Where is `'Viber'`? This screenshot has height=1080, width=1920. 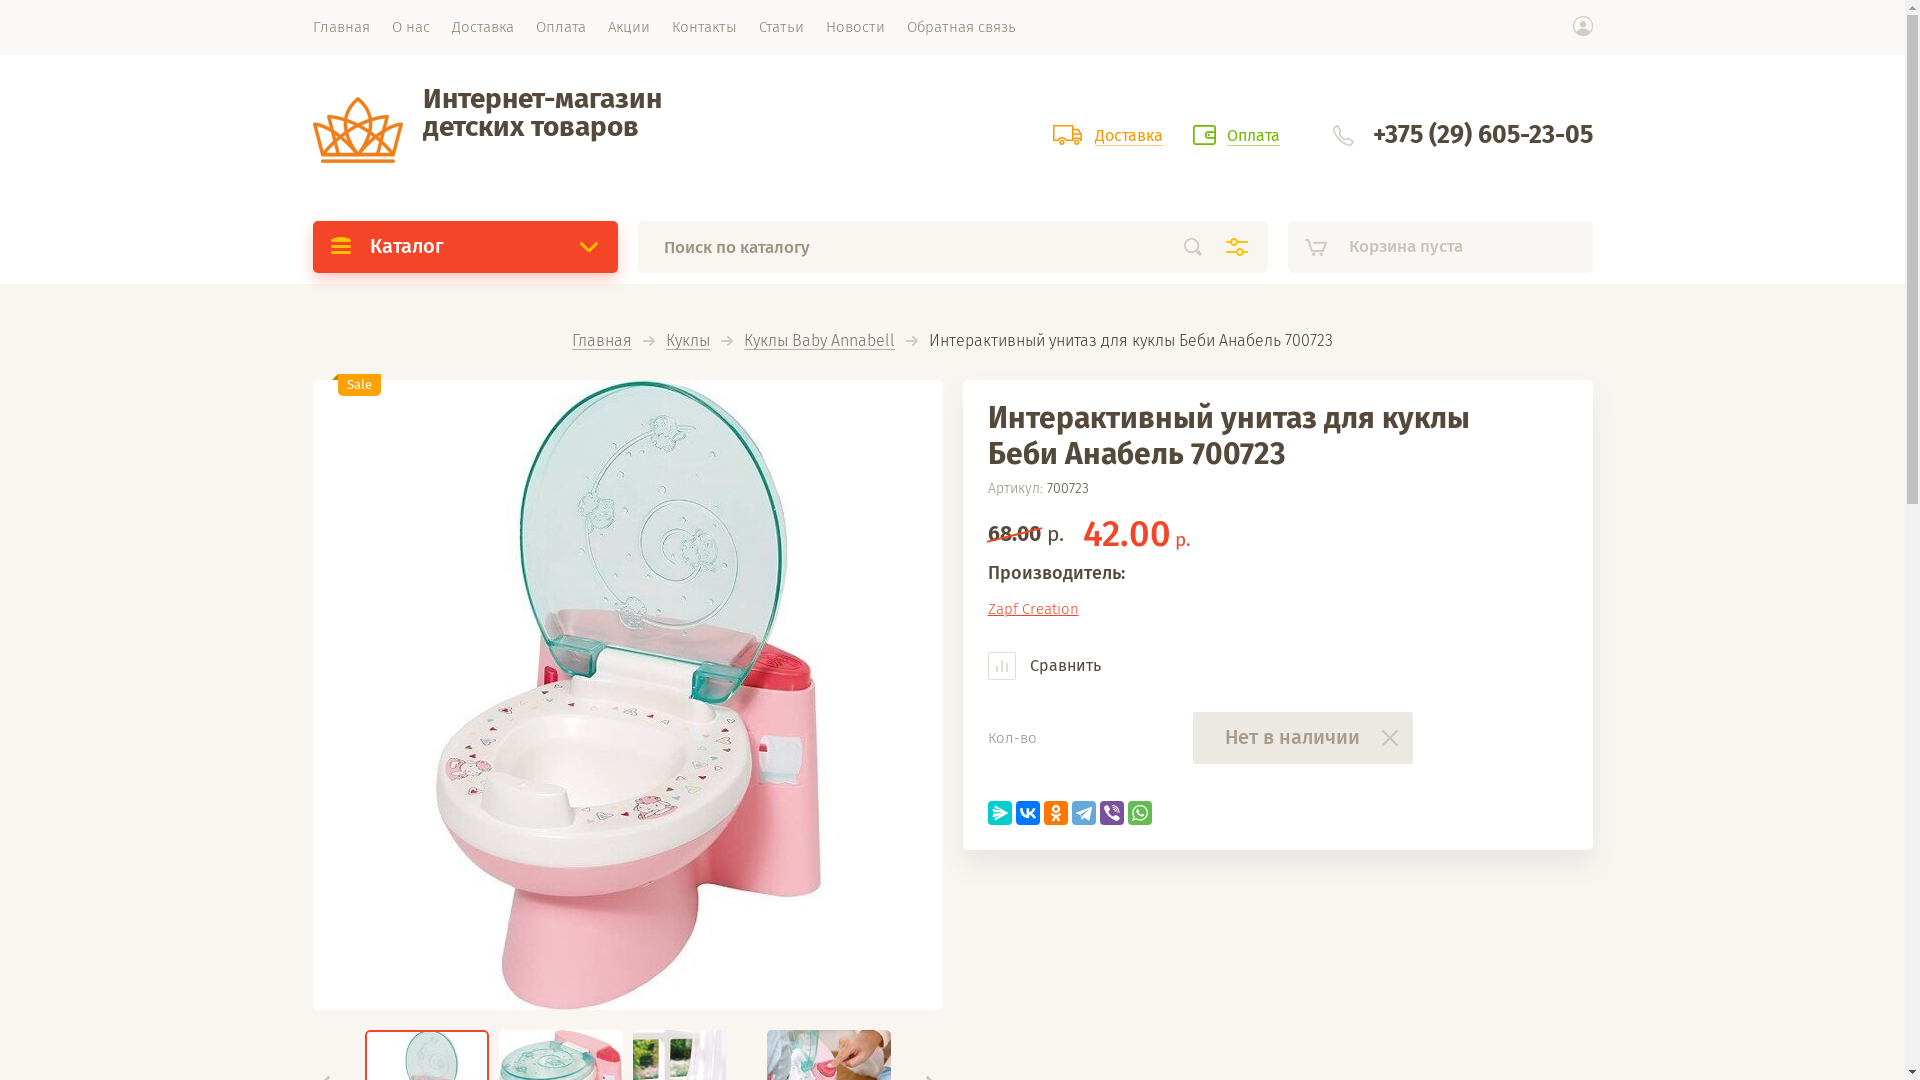 'Viber' is located at coordinates (1111, 813).